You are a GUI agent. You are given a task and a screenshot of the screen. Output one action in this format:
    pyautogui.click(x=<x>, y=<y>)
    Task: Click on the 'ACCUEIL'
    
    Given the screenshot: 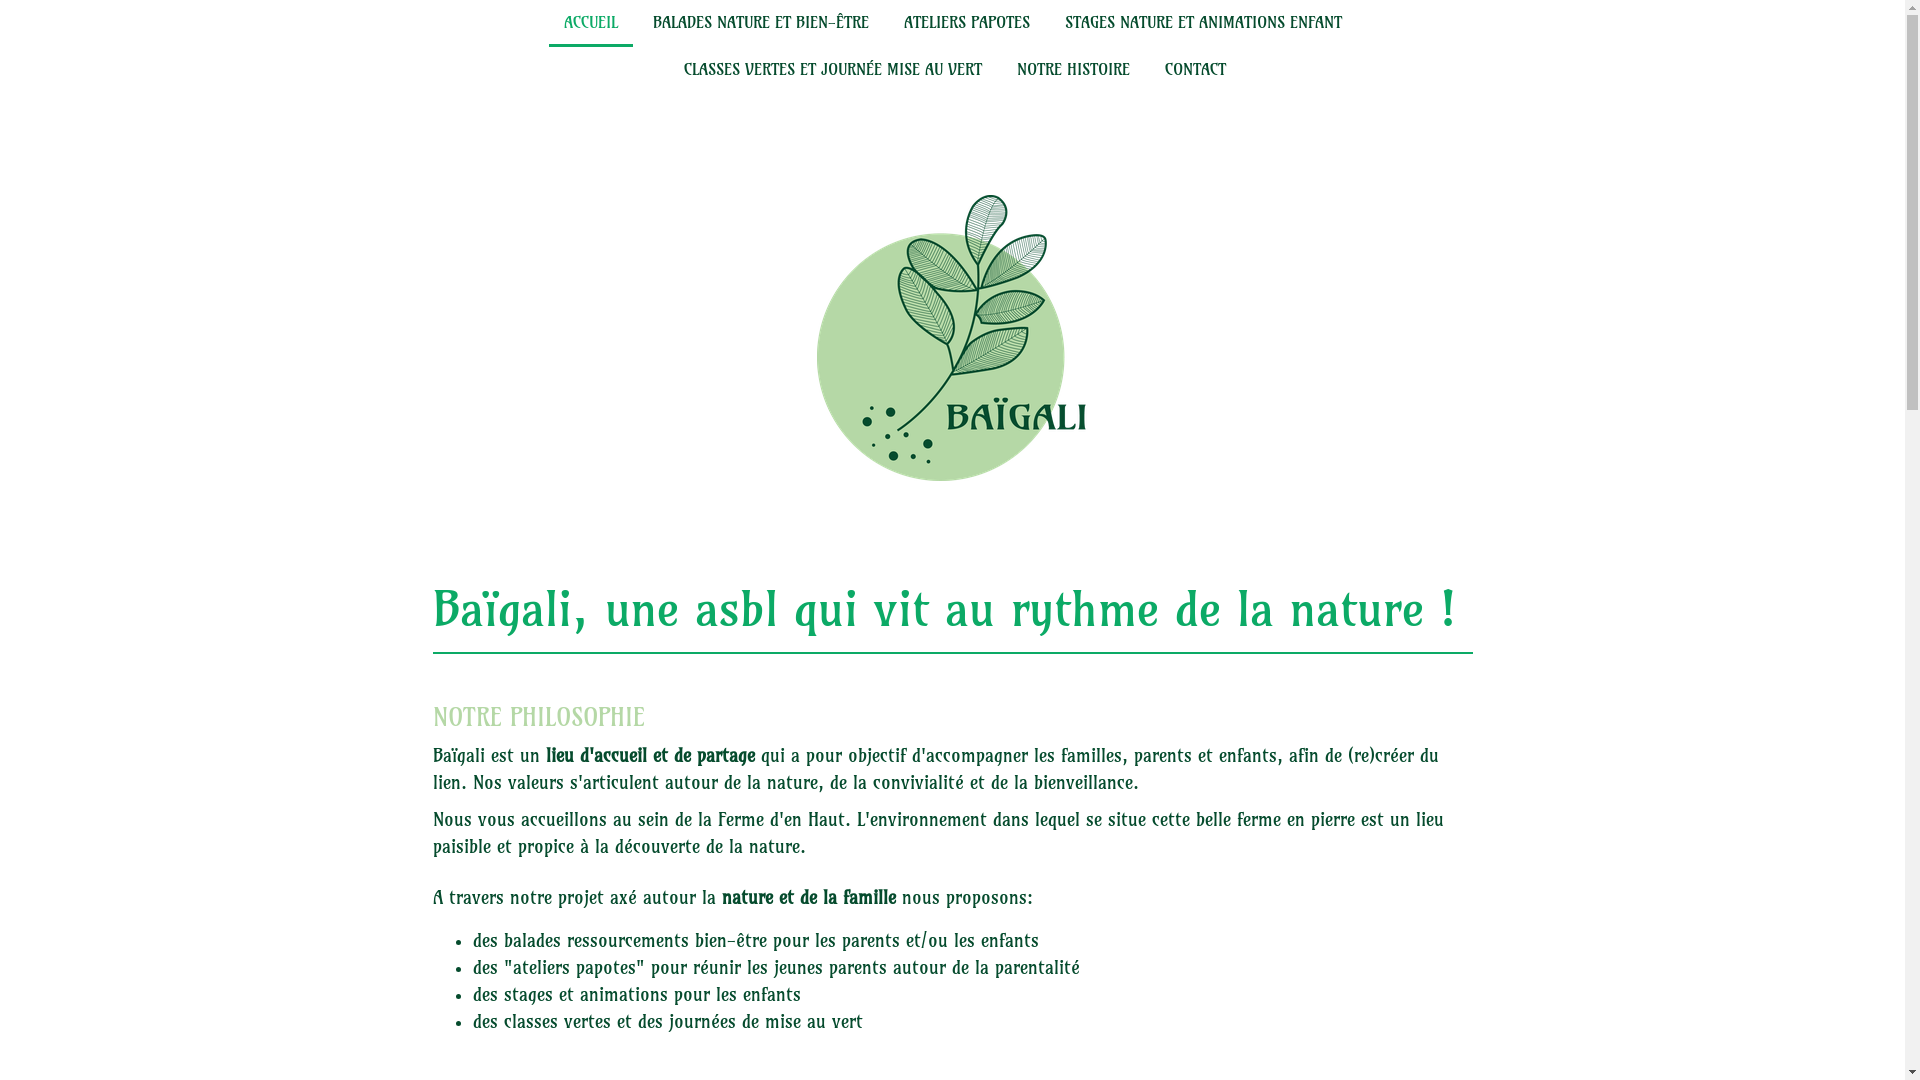 What is the action you would take?
    pyautogui.click(x=589, y=23)
    